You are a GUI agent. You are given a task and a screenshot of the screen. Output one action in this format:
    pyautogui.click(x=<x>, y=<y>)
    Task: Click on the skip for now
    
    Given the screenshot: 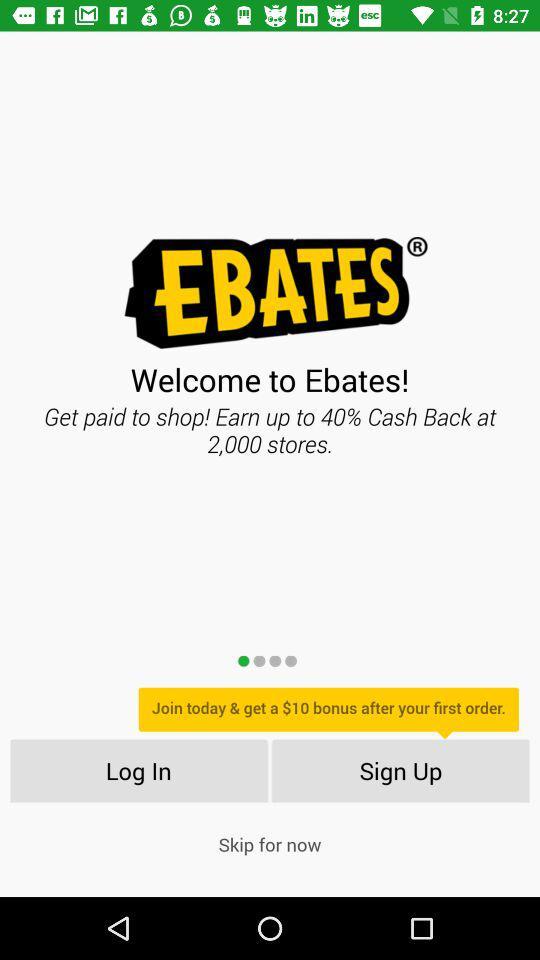 What is the action you would take?
    pyautogui.click(x=270, y=843)
    